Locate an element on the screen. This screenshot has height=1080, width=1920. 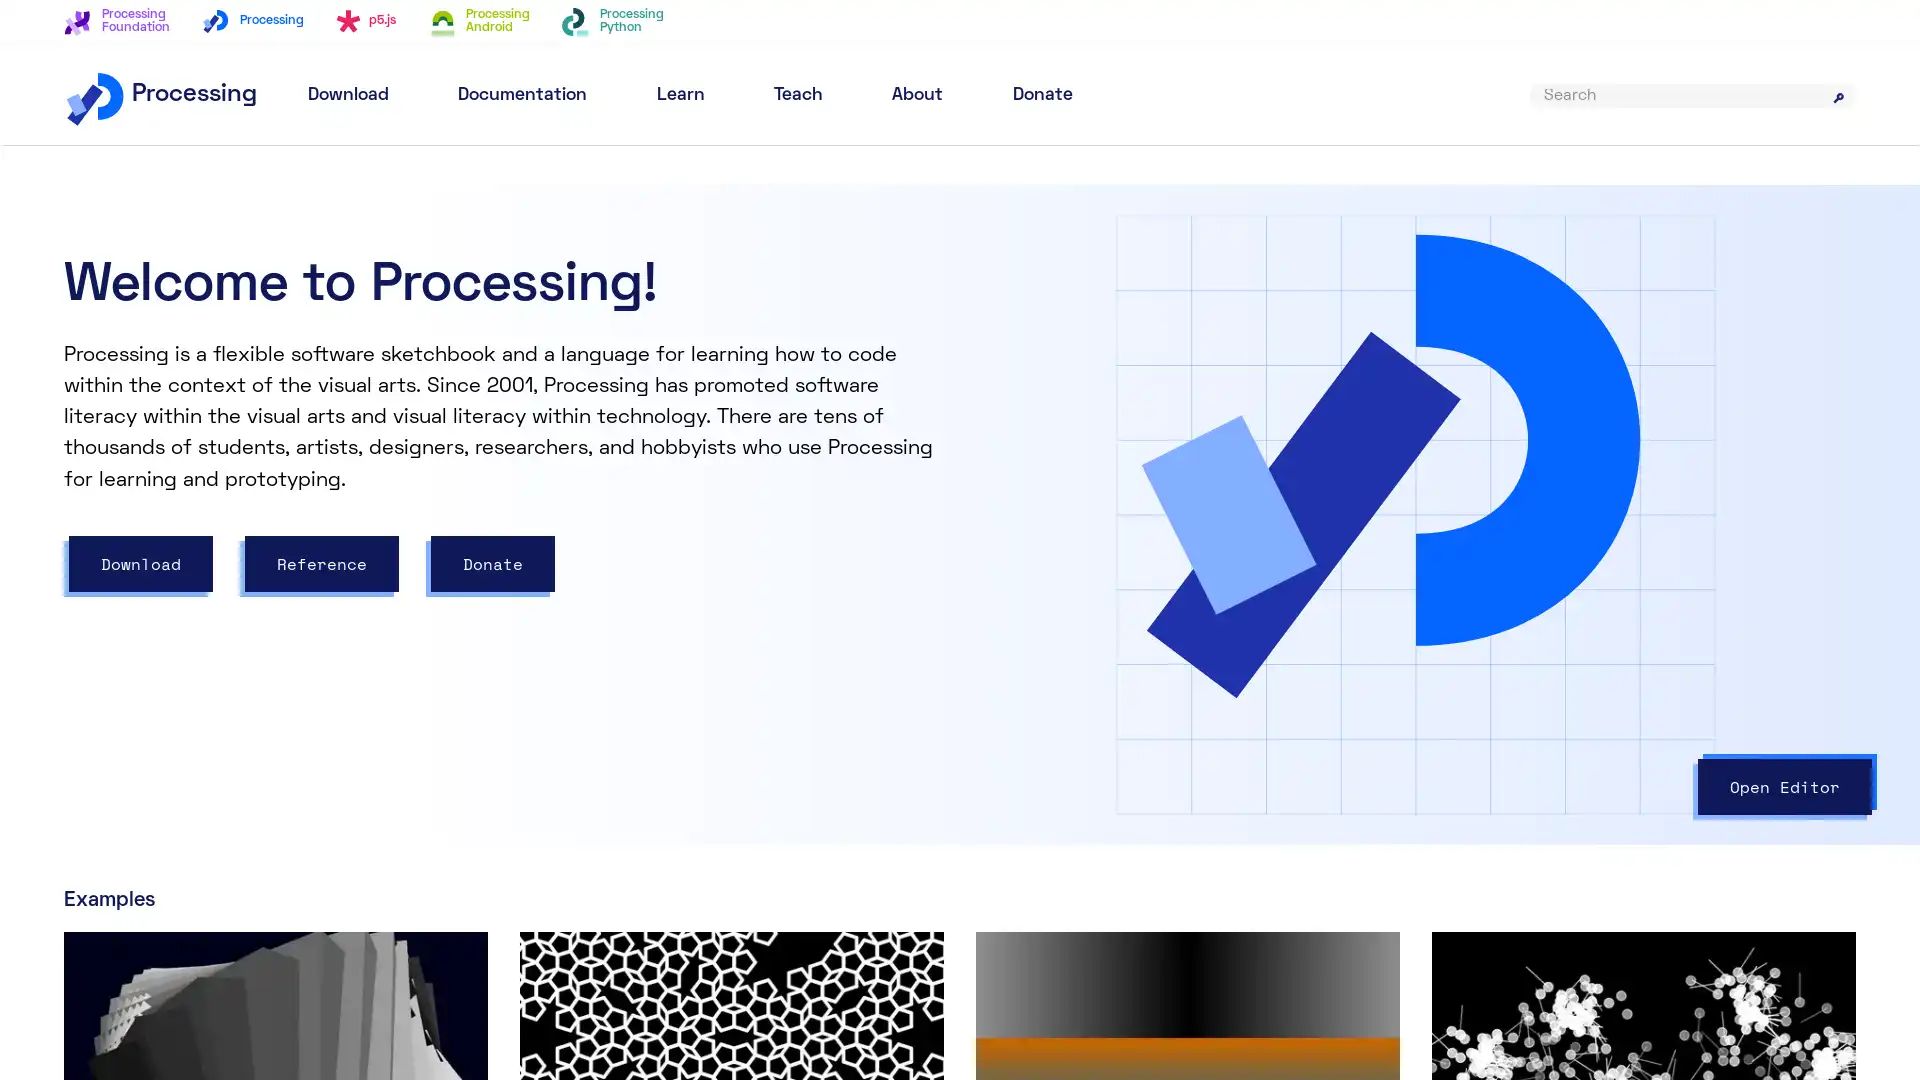
SQUARE is located at coordinates (1134, 456).